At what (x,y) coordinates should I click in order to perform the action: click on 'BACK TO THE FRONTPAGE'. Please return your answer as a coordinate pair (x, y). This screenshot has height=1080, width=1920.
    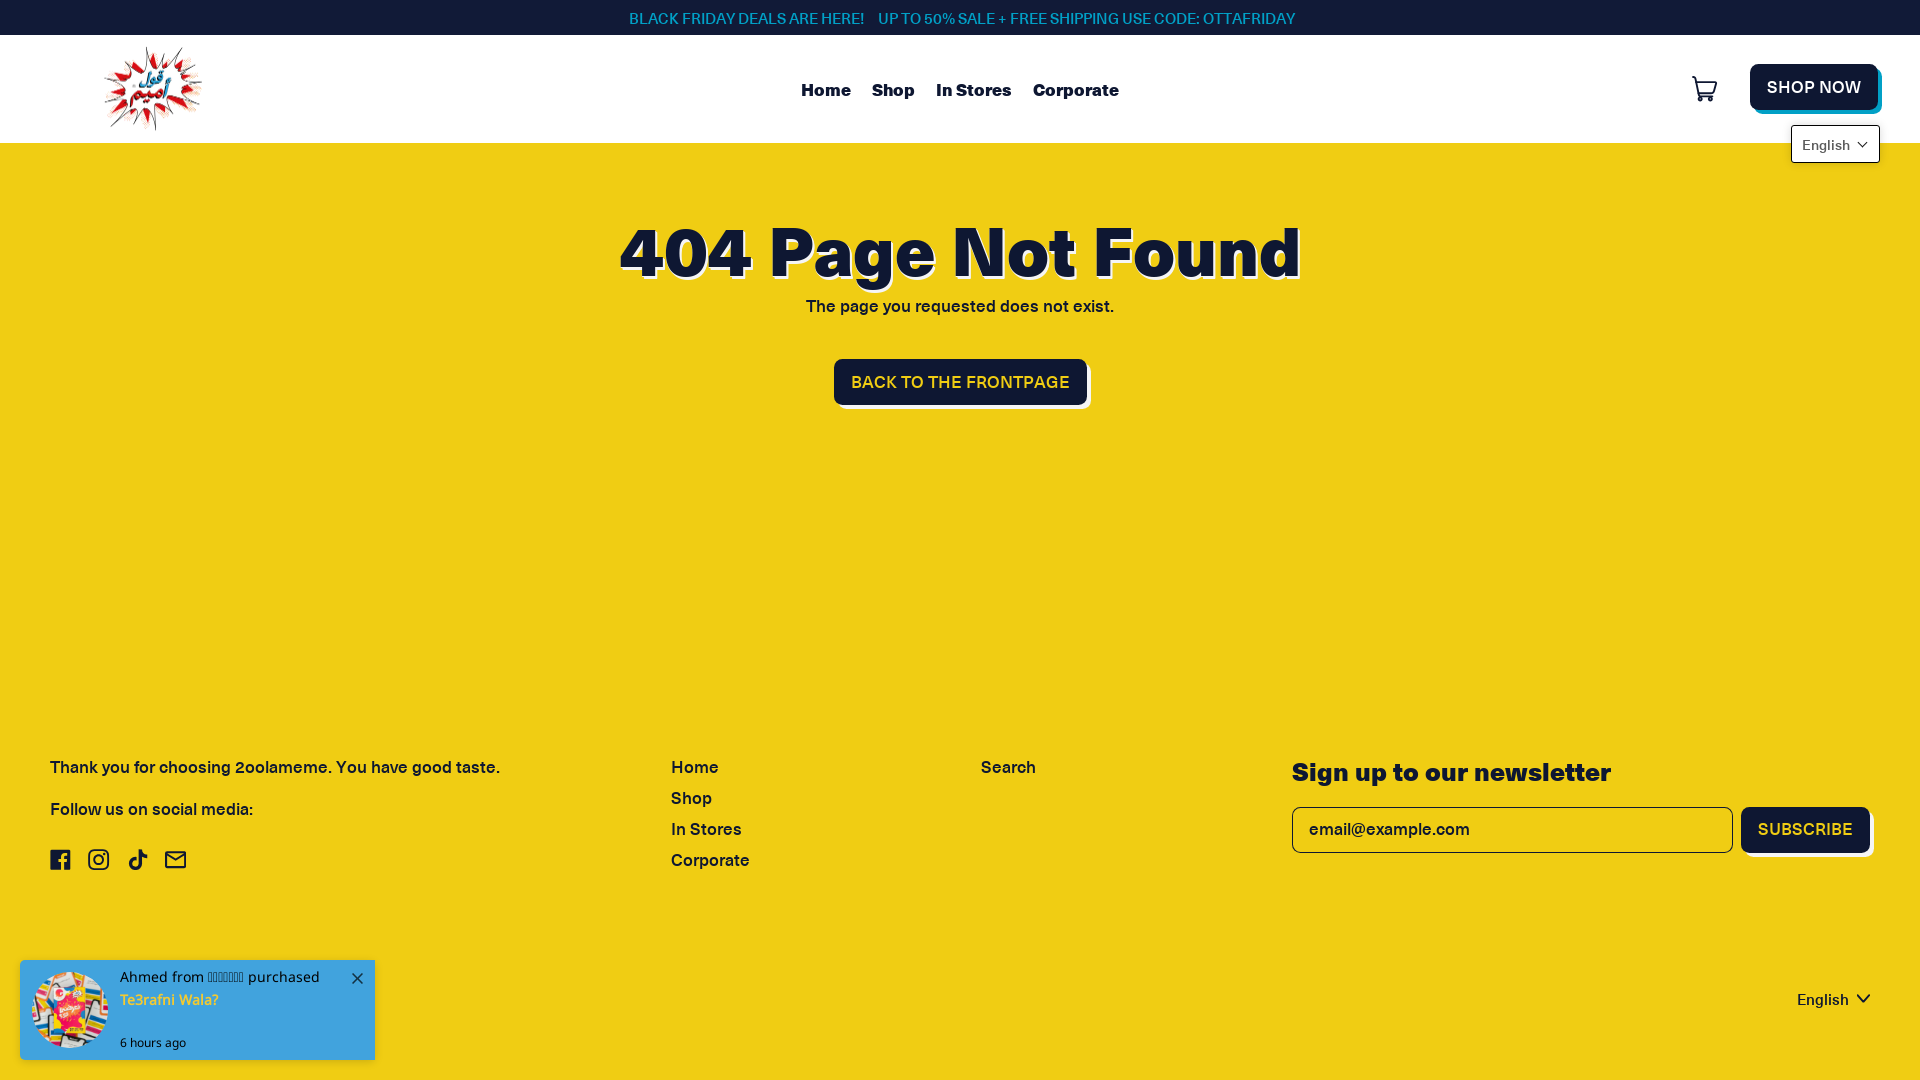
    Looking at the image, I should click on (960, 381).